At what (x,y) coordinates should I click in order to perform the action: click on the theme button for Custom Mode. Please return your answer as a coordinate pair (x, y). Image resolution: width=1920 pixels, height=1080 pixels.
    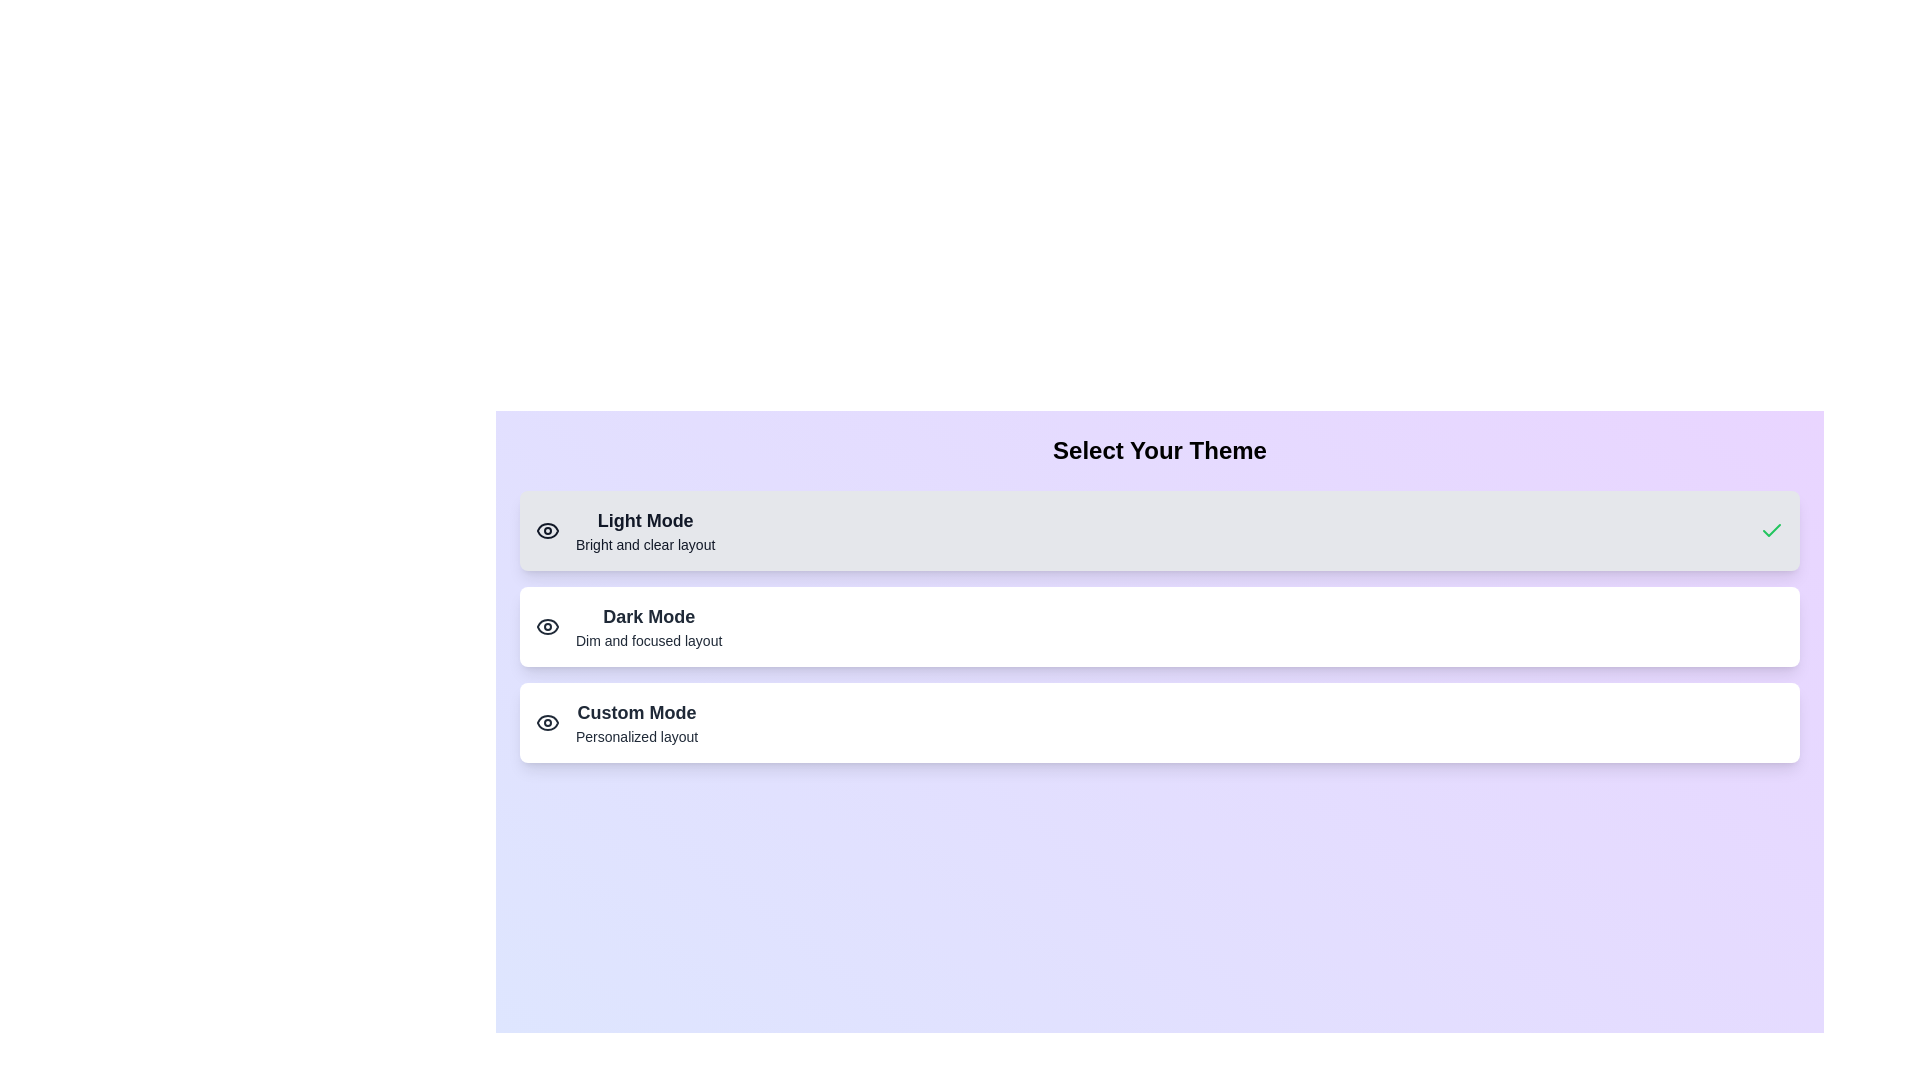
    Looking at the image, I should click on (1160, 722).